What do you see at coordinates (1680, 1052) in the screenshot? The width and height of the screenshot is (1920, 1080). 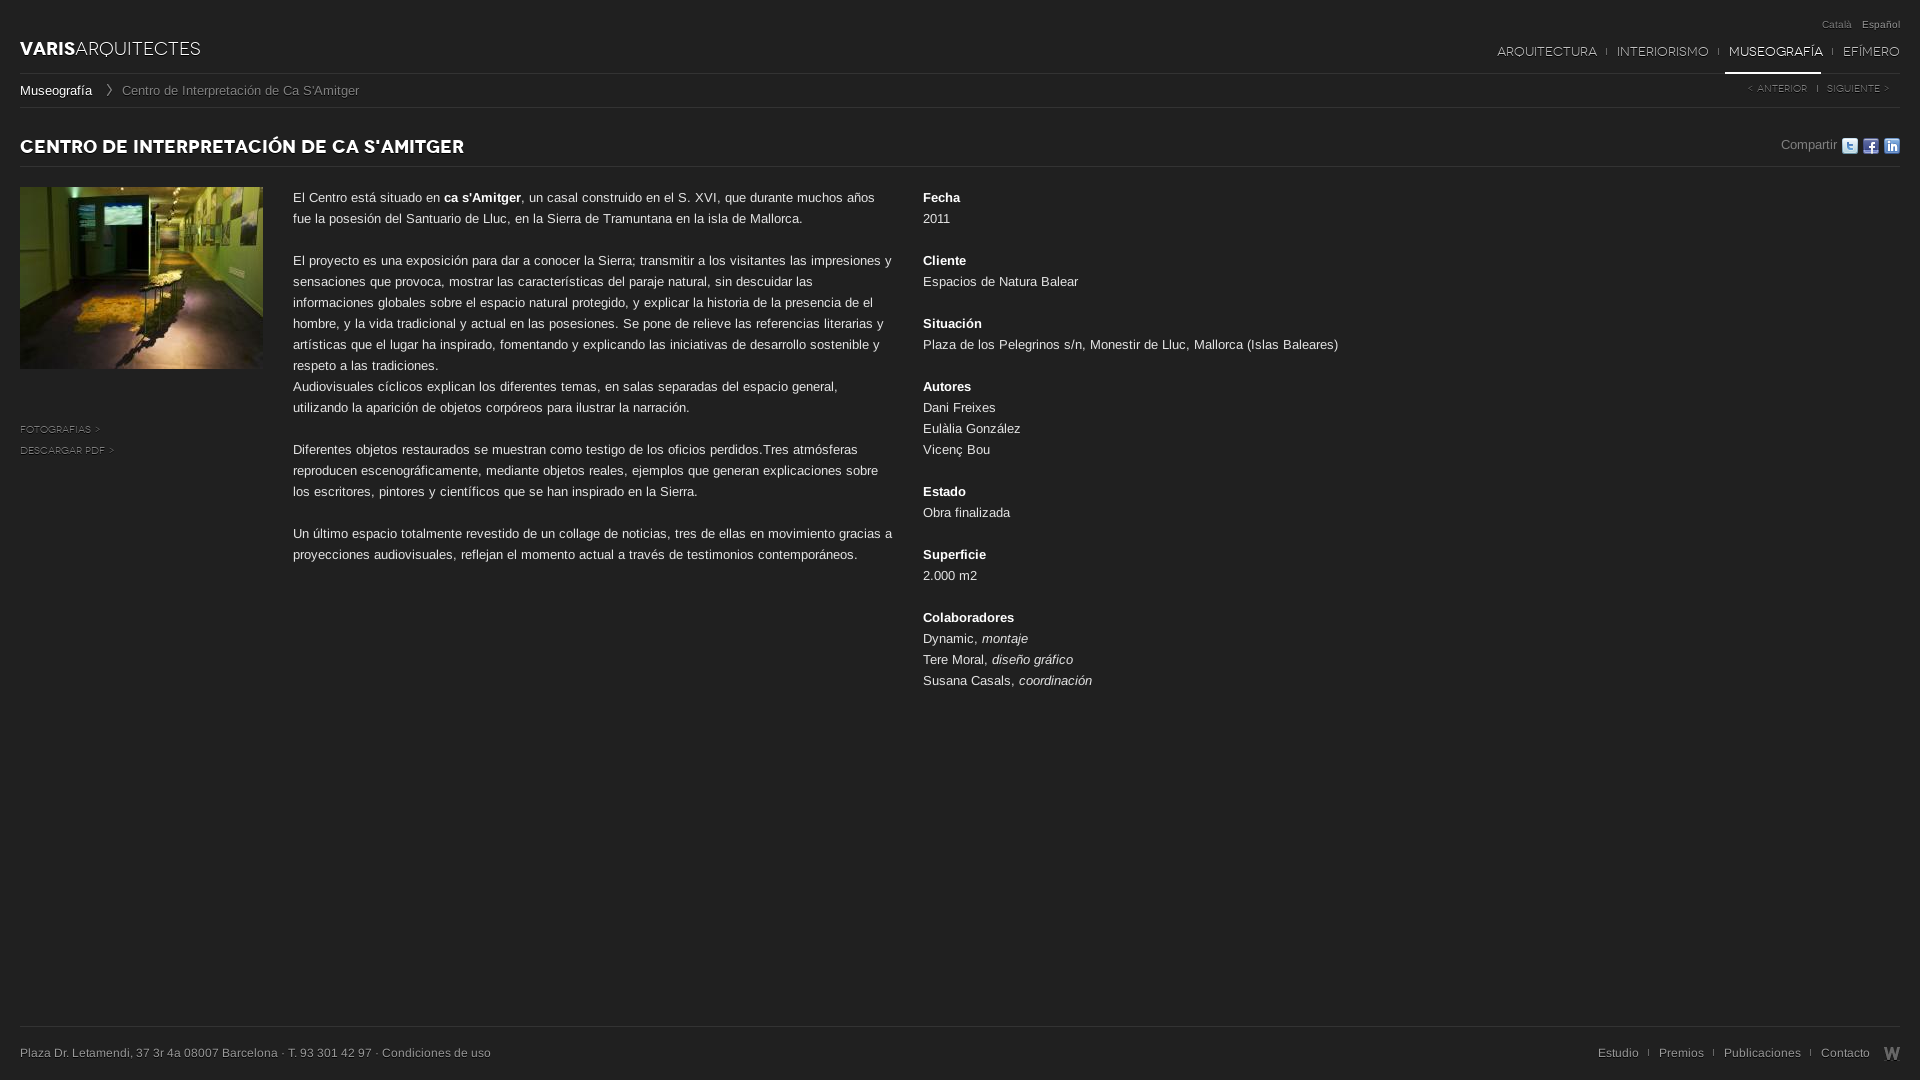 I see `'Premios'` at bounding box center [1680, 1052].